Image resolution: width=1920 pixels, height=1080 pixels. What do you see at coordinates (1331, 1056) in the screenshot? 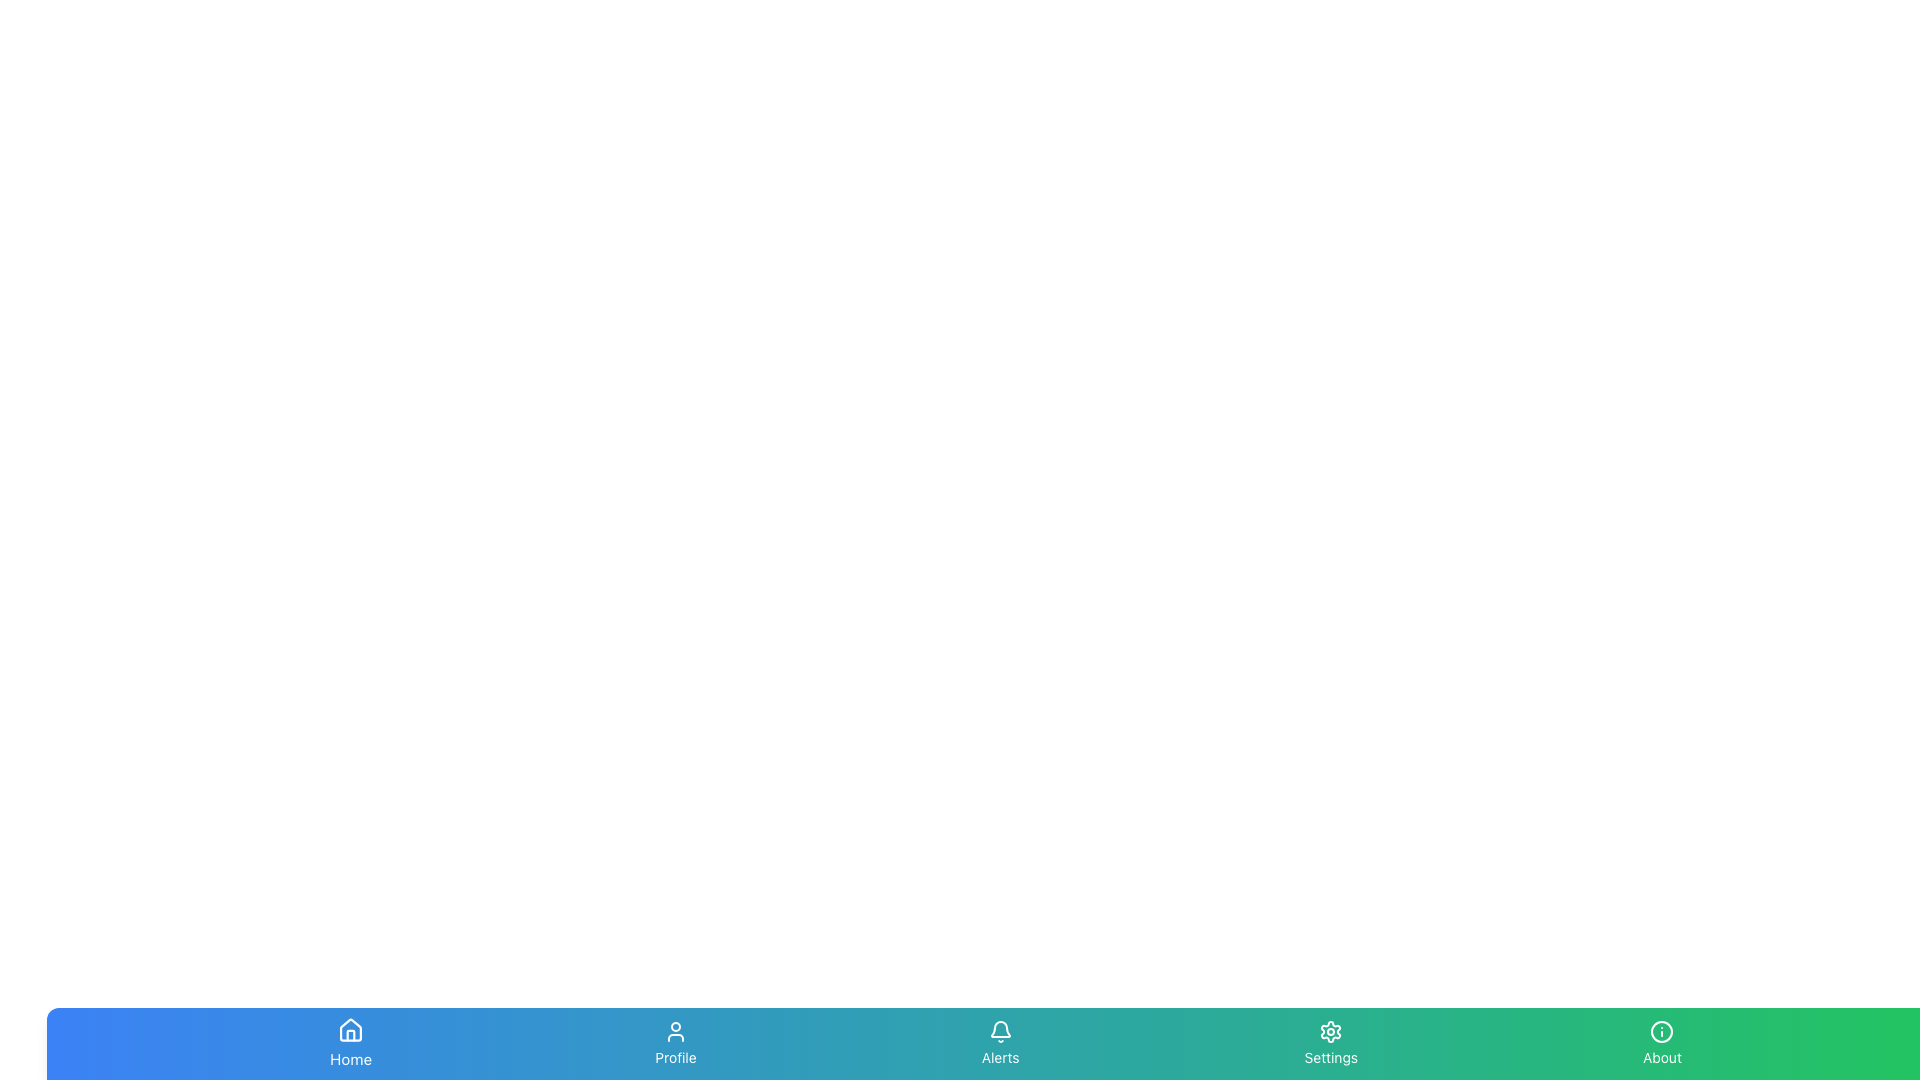
I see `the 'Settings' text label located in the bottom navigation bar, which identifies the associated button for accessing the settings section of the application` at bounding box center [1331, 1056].